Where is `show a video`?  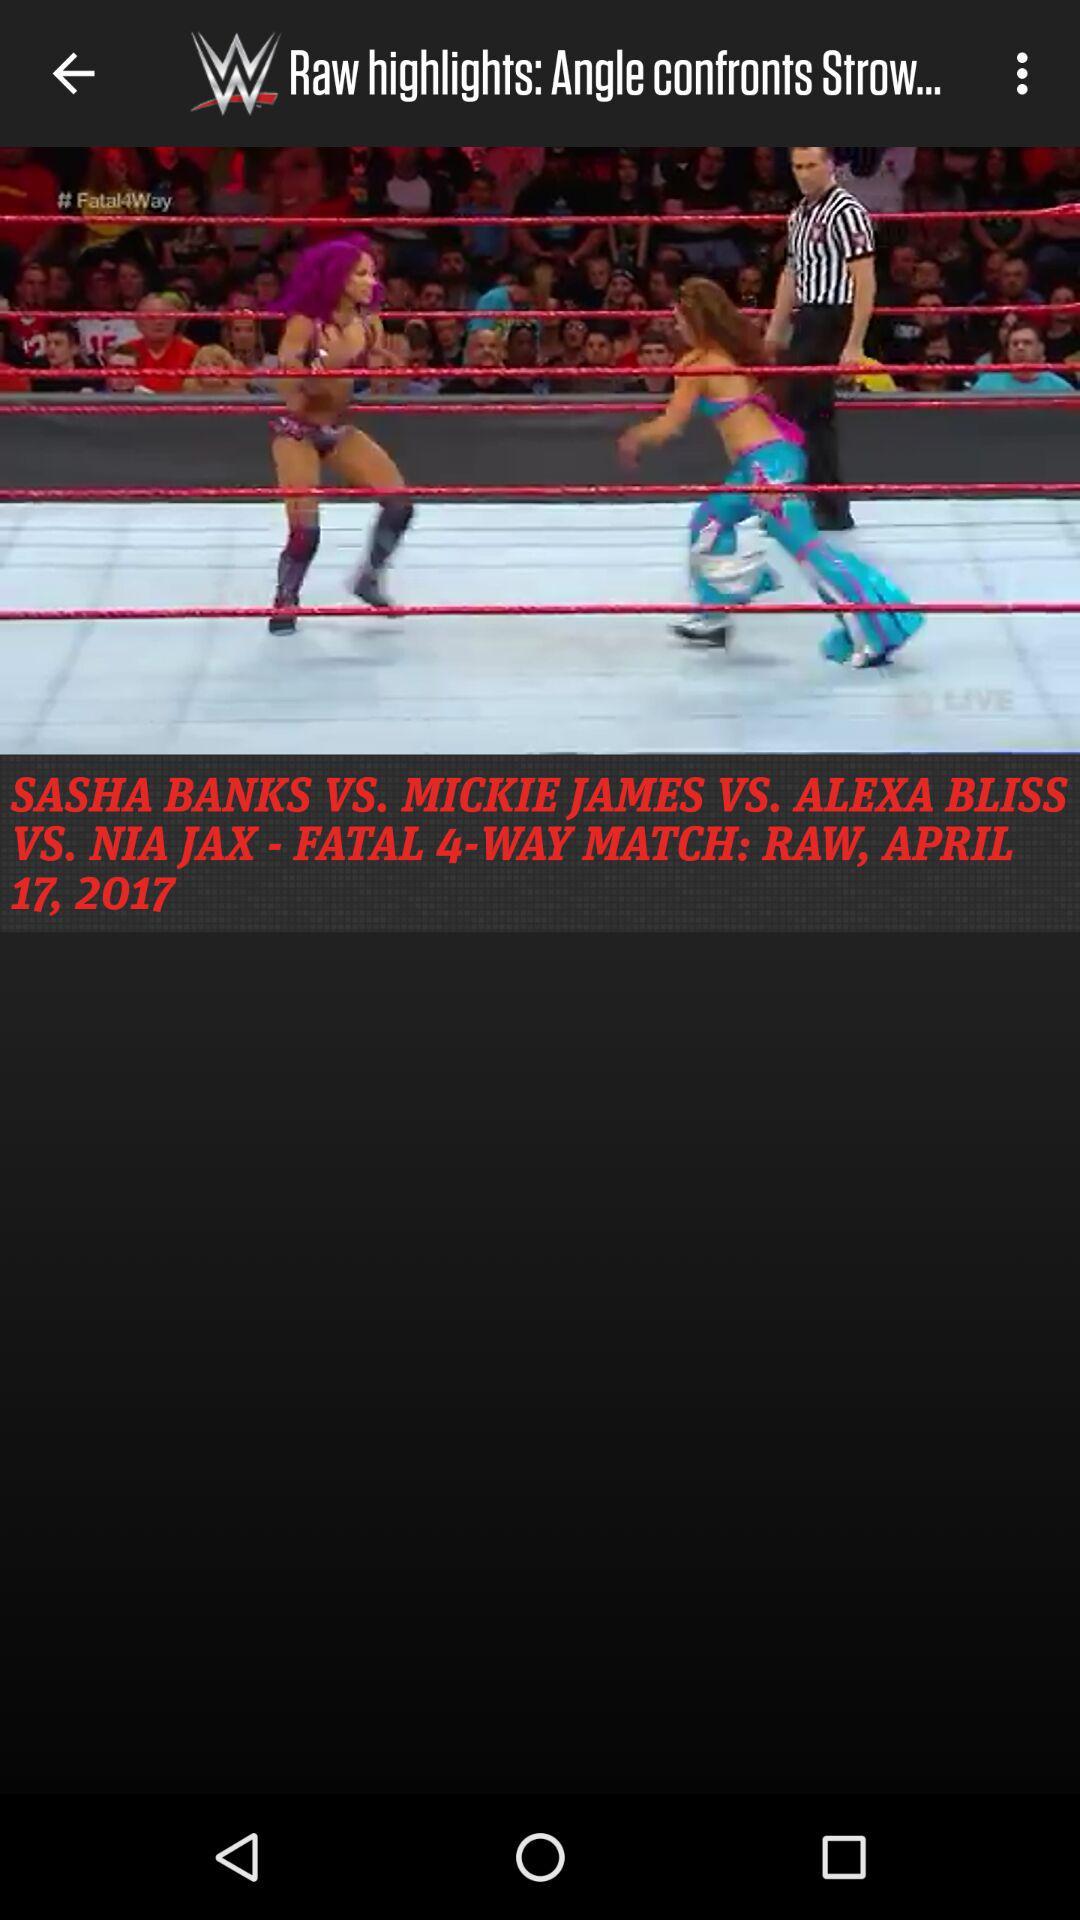
show a video is located at coordinates (540, 449).